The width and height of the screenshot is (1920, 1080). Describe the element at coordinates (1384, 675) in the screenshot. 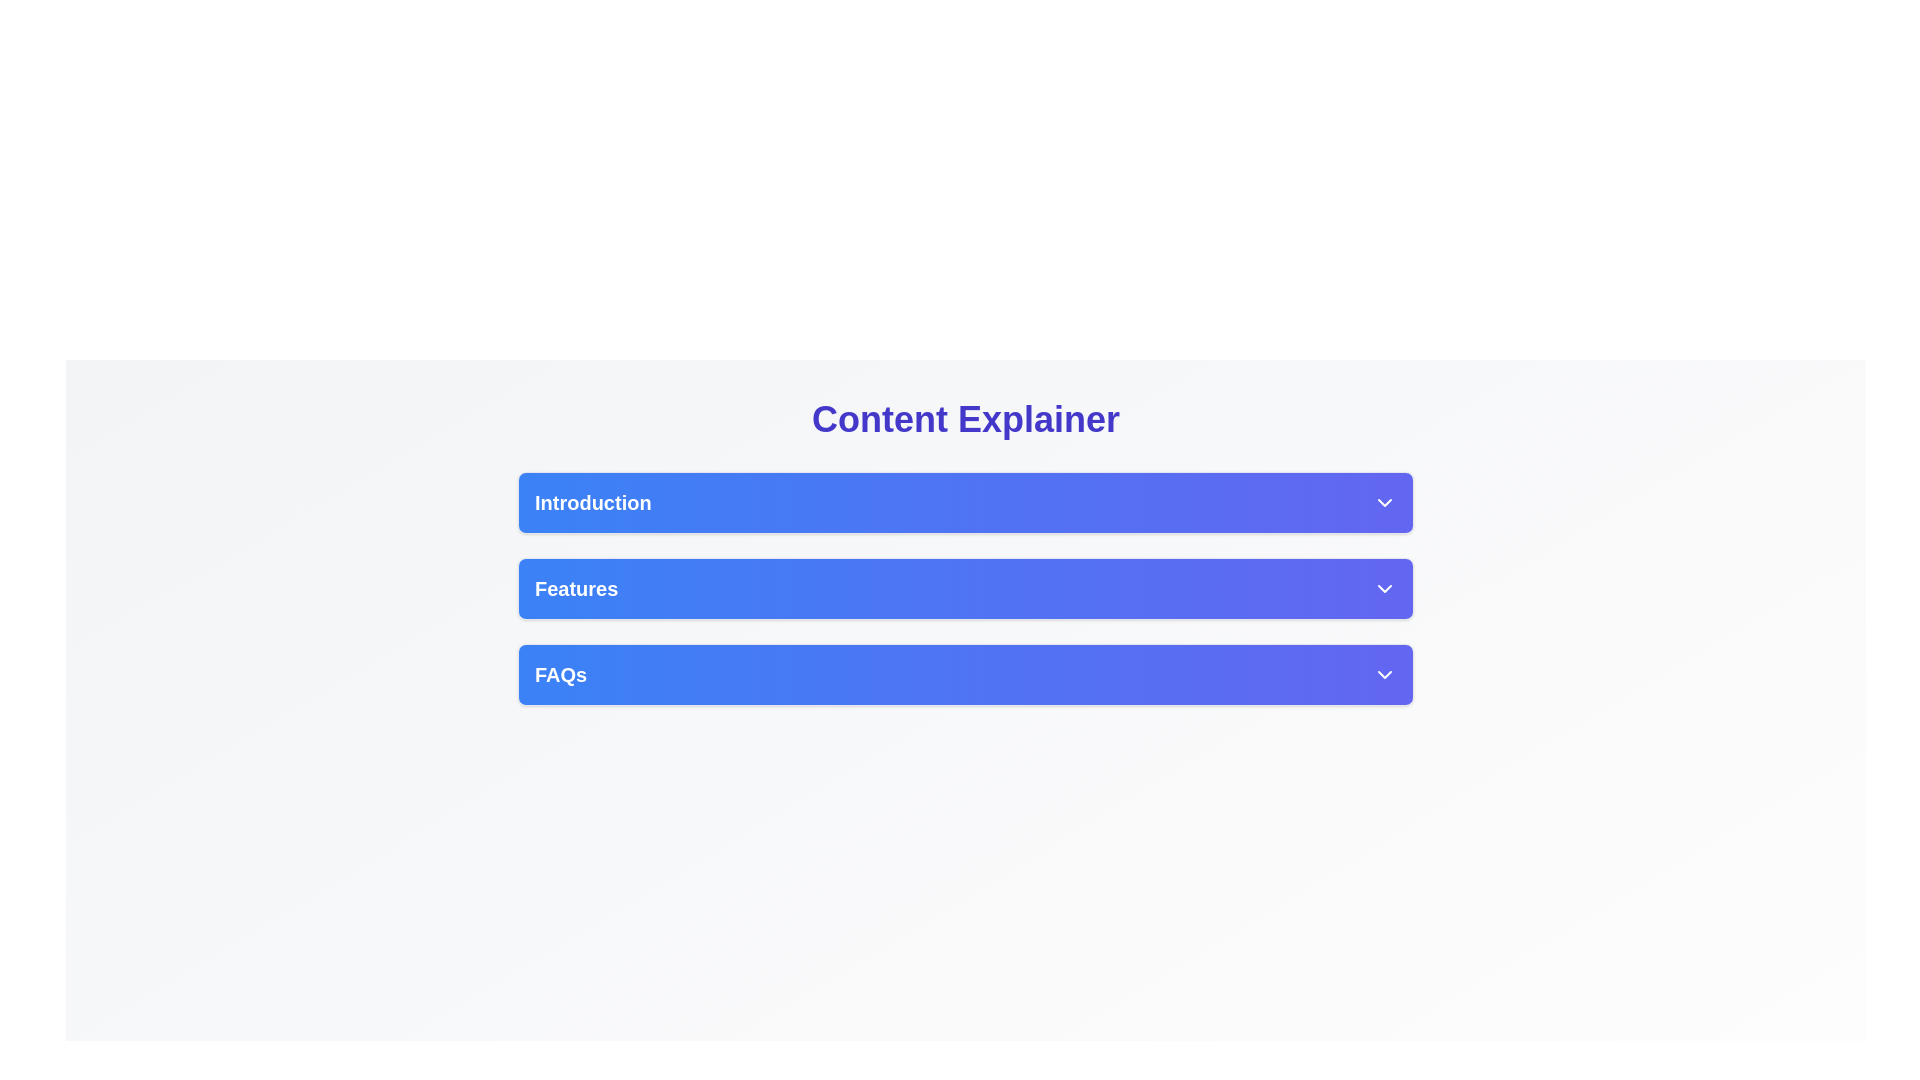

I see `the chevron icon located at the far-right end of the 'FAQs' button` at that location.